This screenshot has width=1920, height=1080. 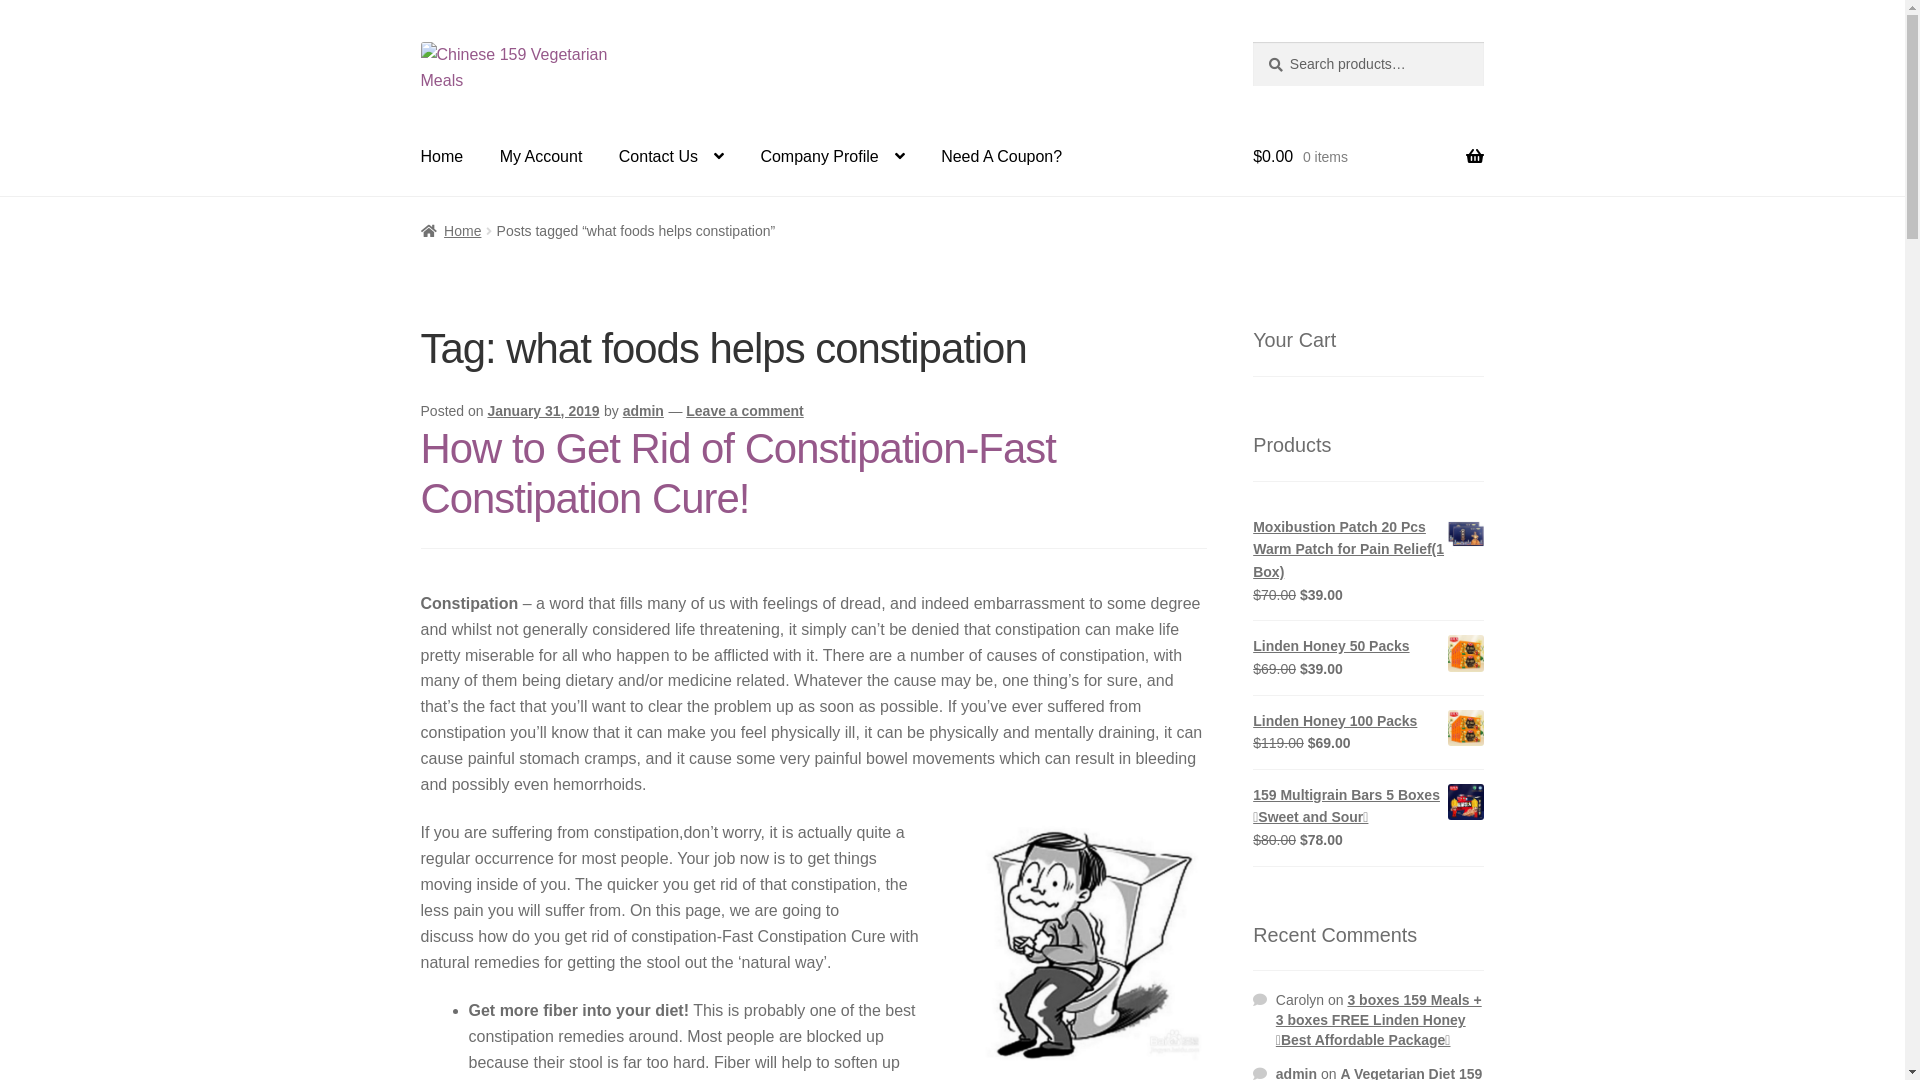 I want to click on 'Leave a comment', so click(x=743, y=410).